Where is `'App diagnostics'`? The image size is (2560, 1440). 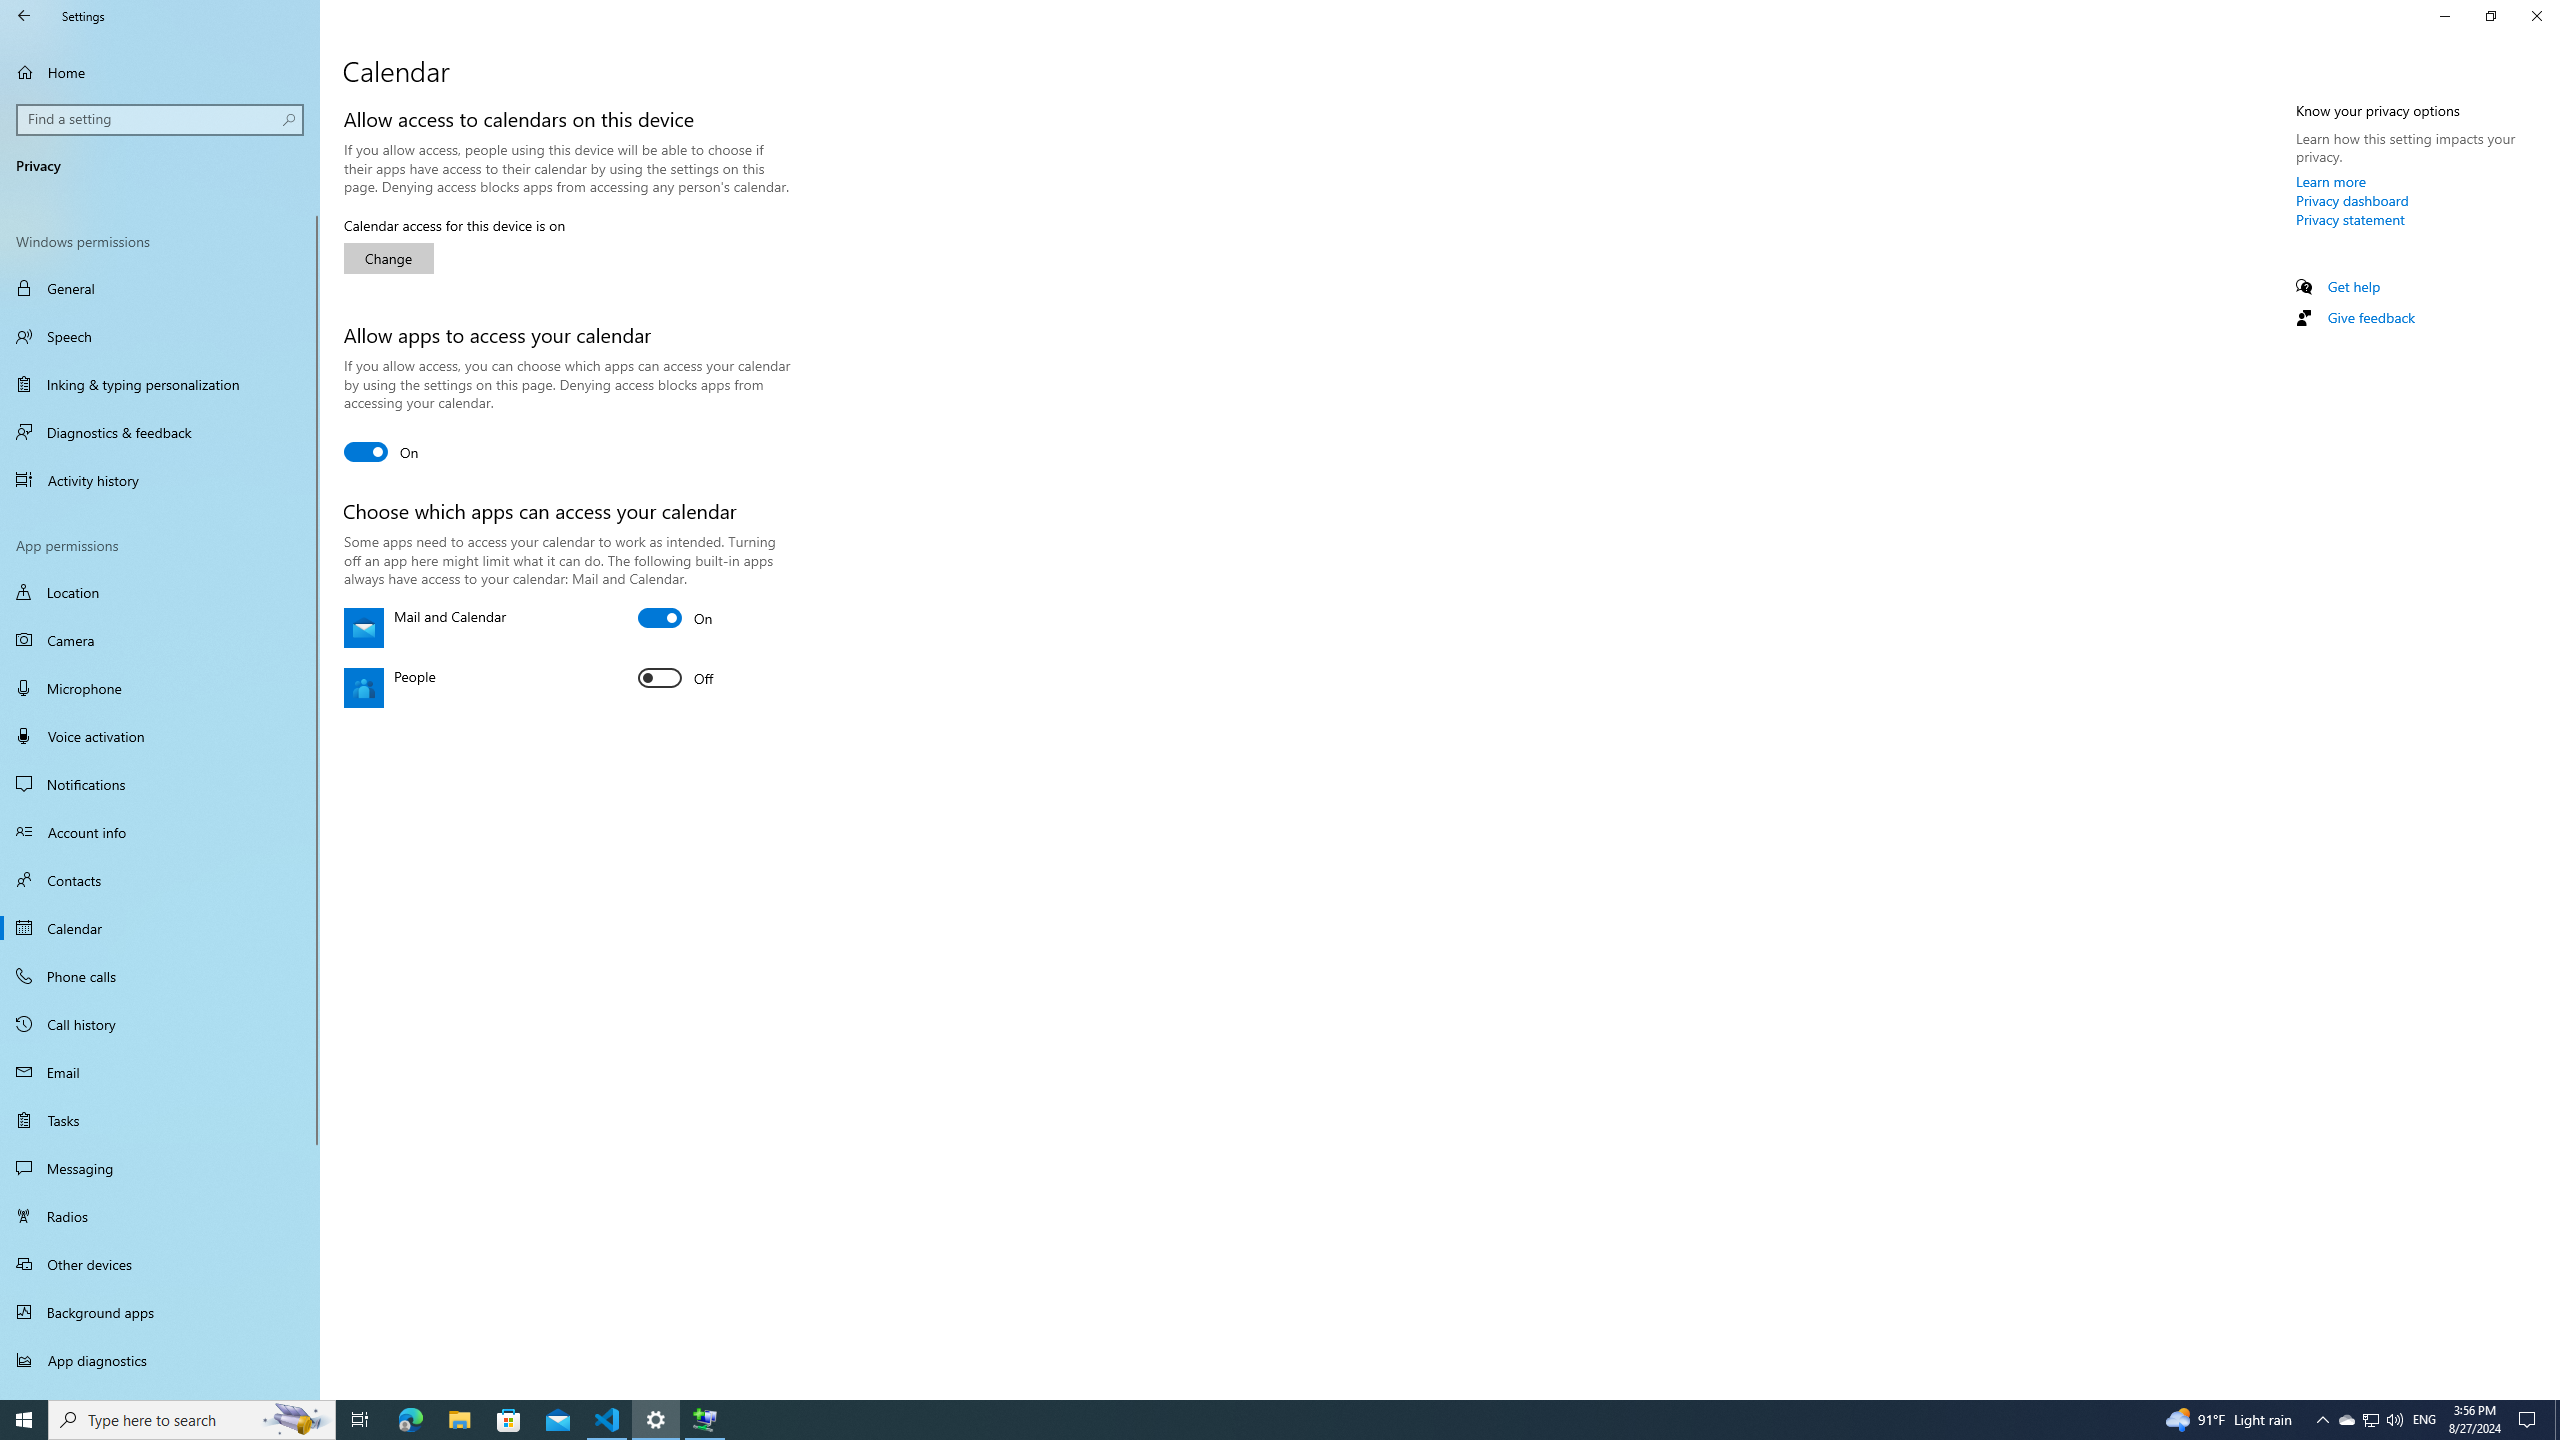 'App diagnostics' is located at coordinates (159, 1359).